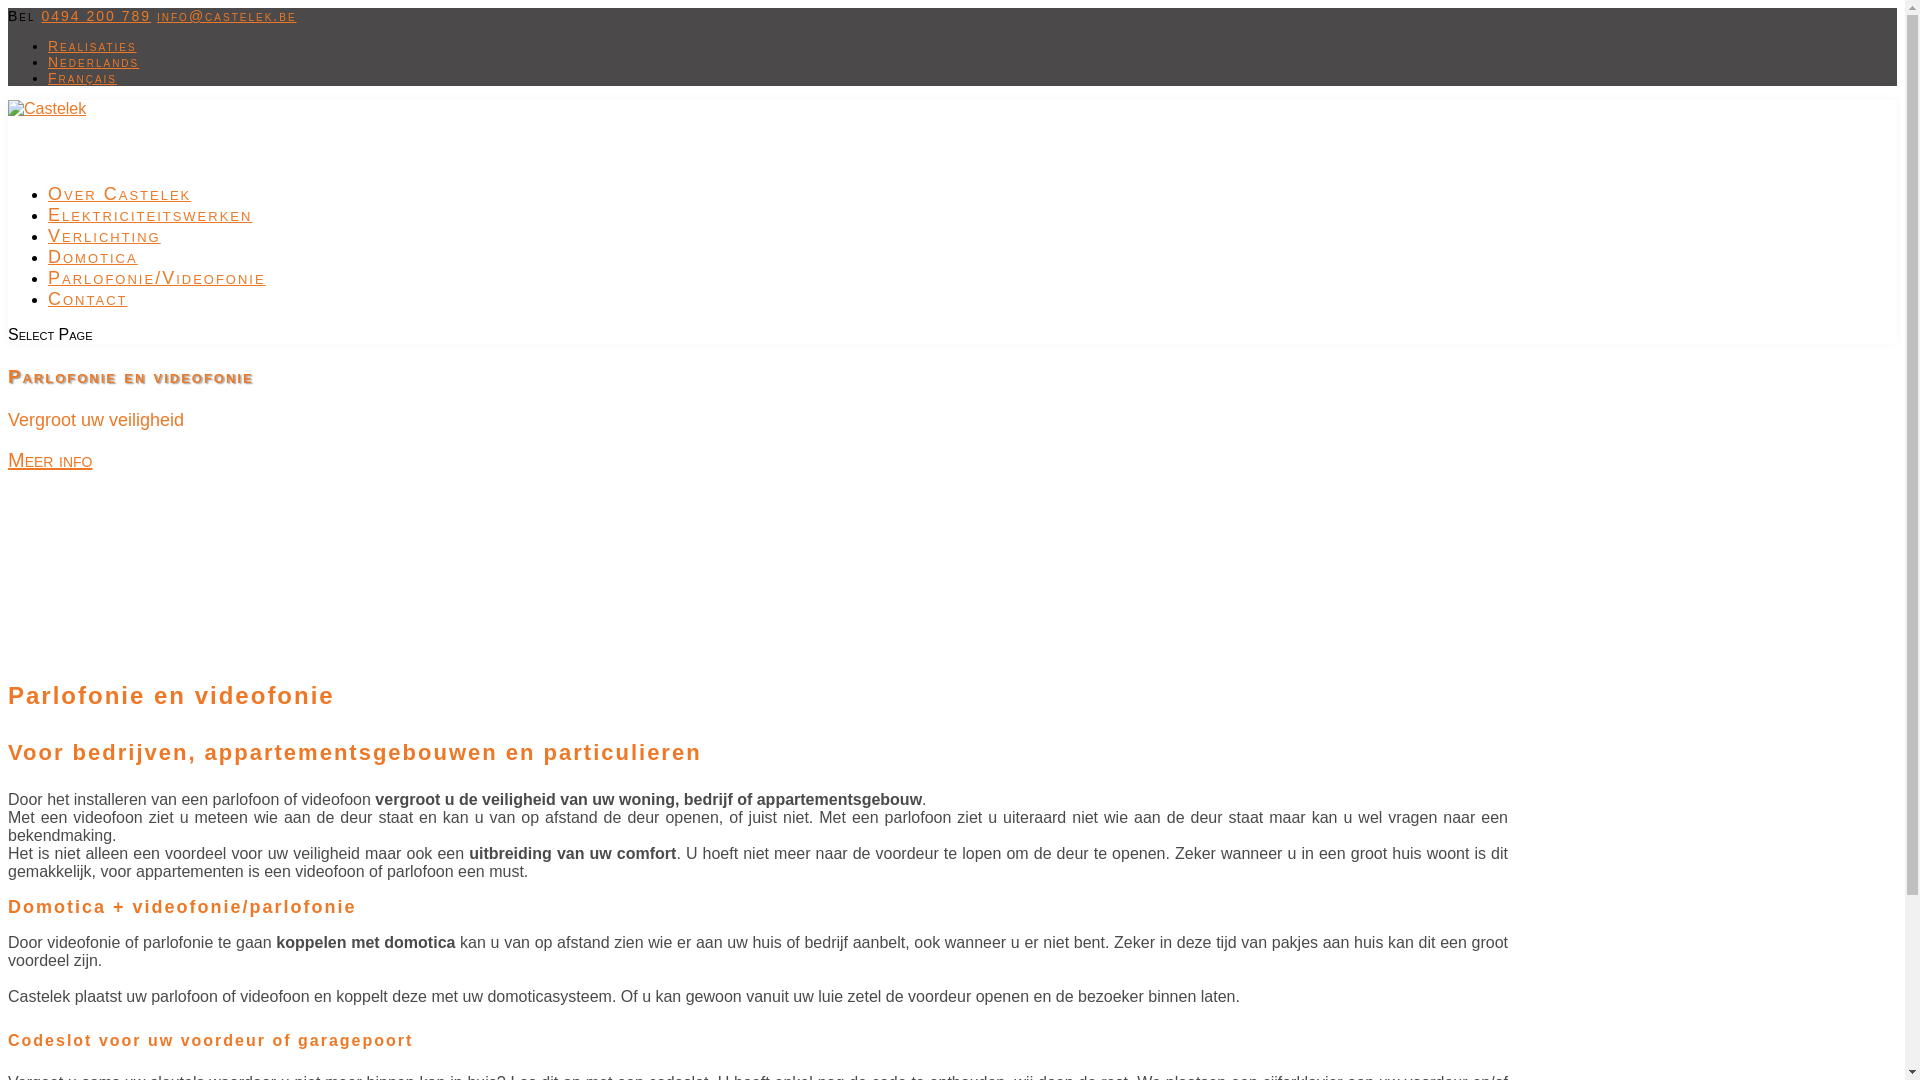  I want to click on 'Elektriciteitswerken', so click(148, 238).